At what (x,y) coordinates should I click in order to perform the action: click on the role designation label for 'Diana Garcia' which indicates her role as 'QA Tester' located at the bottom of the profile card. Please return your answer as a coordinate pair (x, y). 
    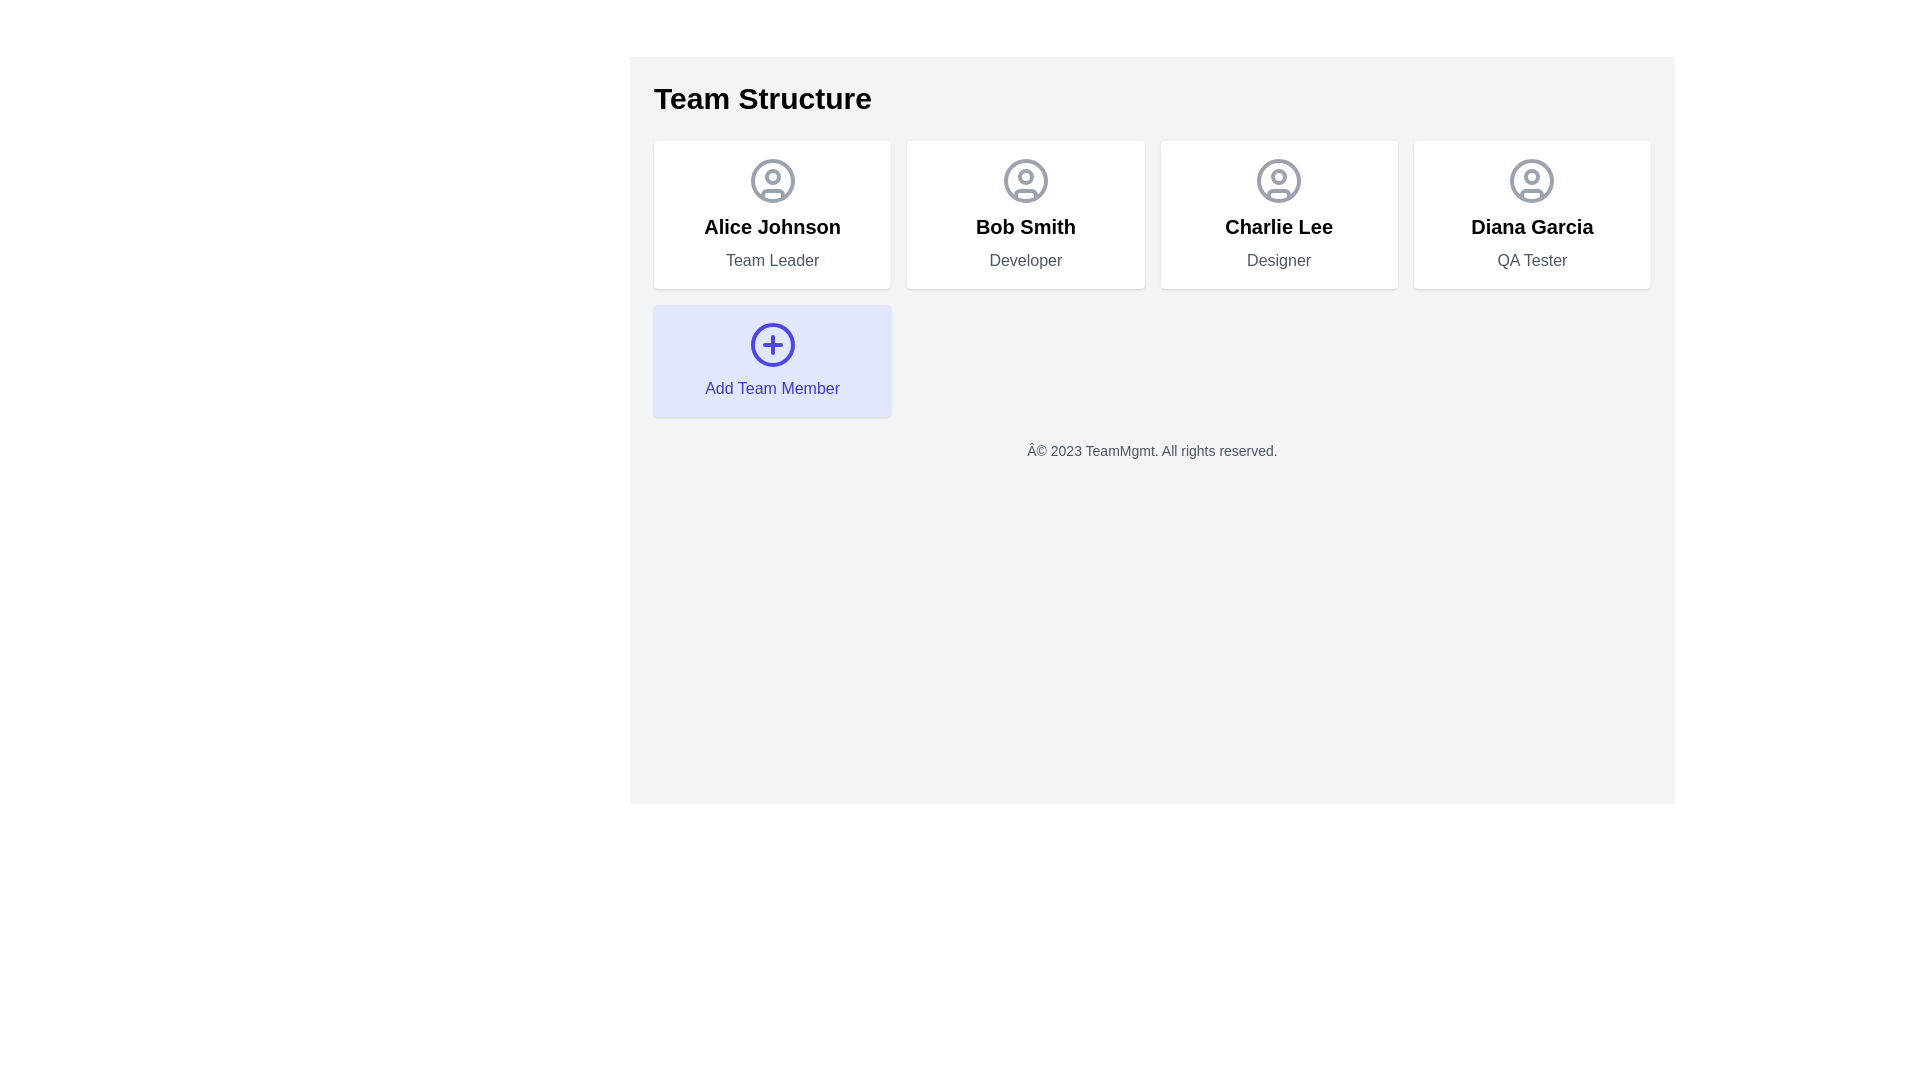
    Looking at the image, I should click on (1531, 260).